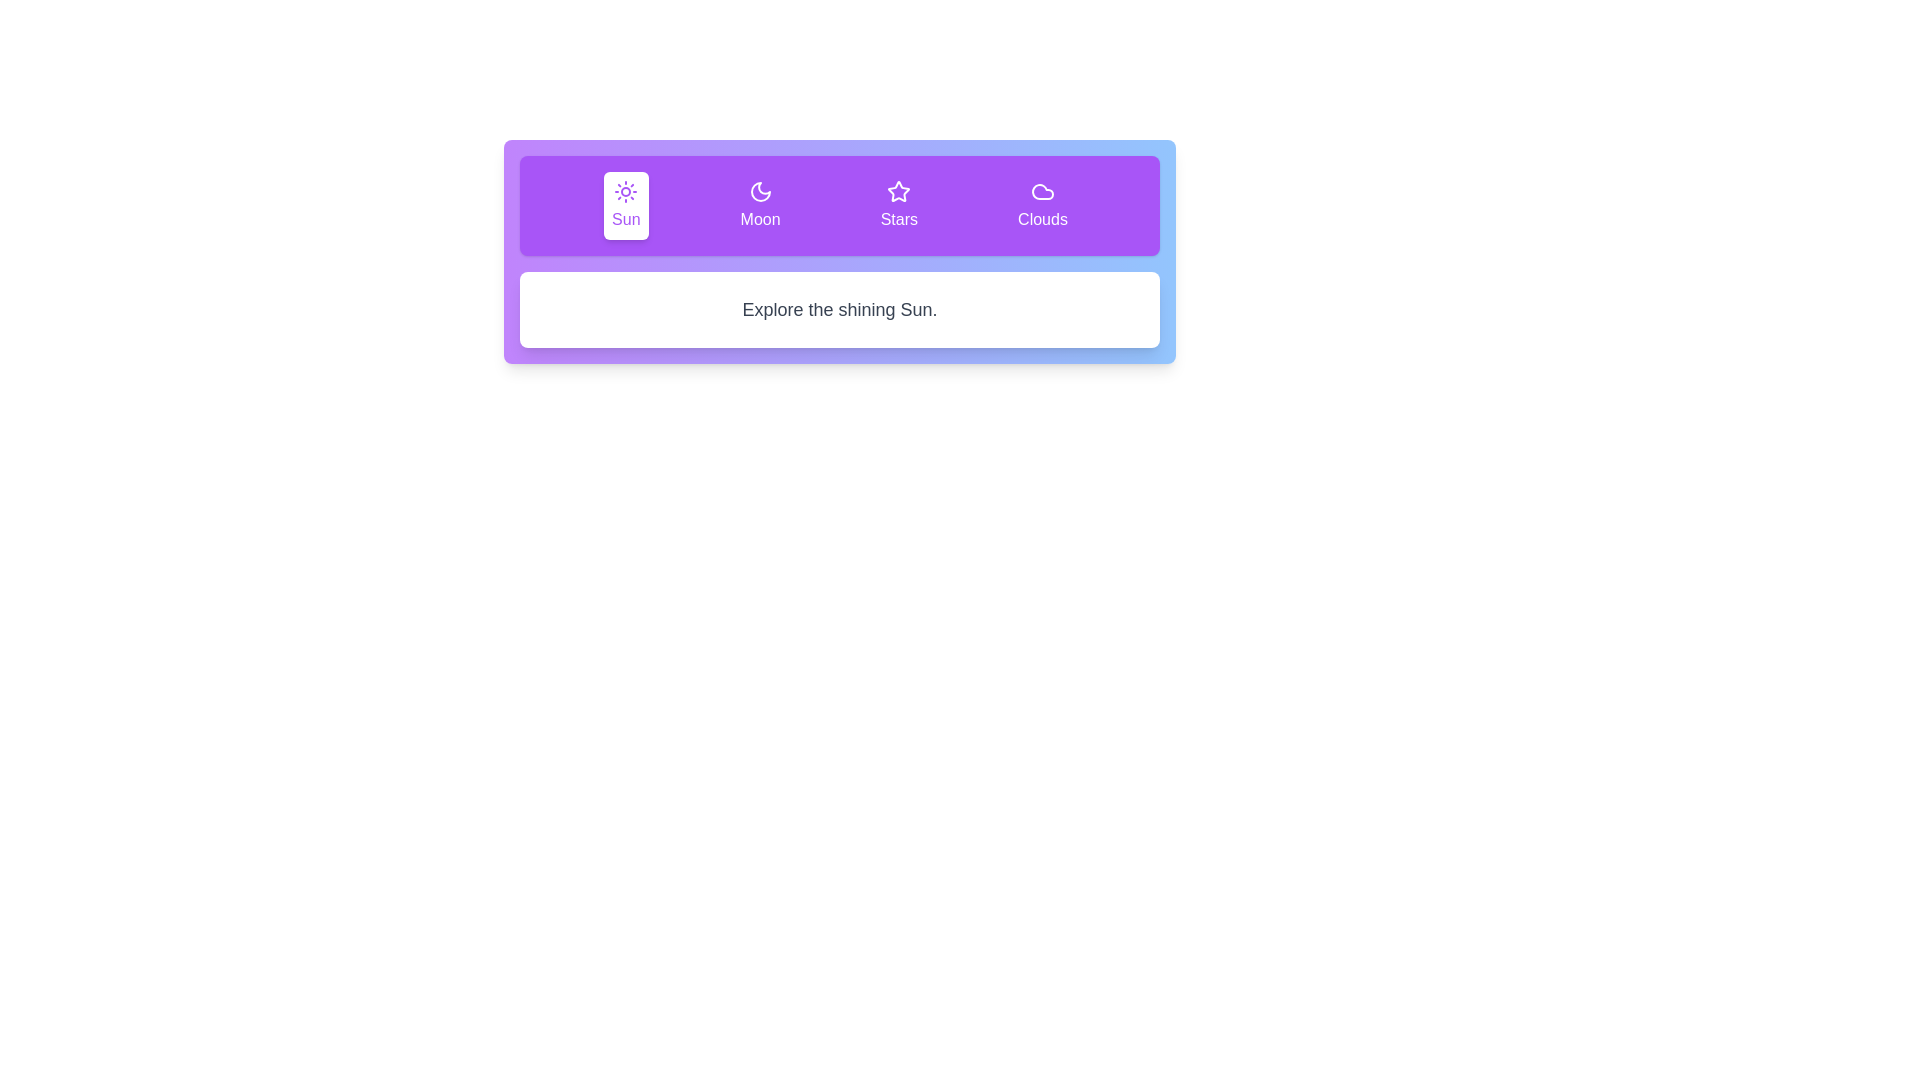  Describe the element at coordinates (1041, 219) in the screenshot. I see `text label identifying the 'Clouds' section, which is centrally located in the navigation bar at the top of the interface` at that location.